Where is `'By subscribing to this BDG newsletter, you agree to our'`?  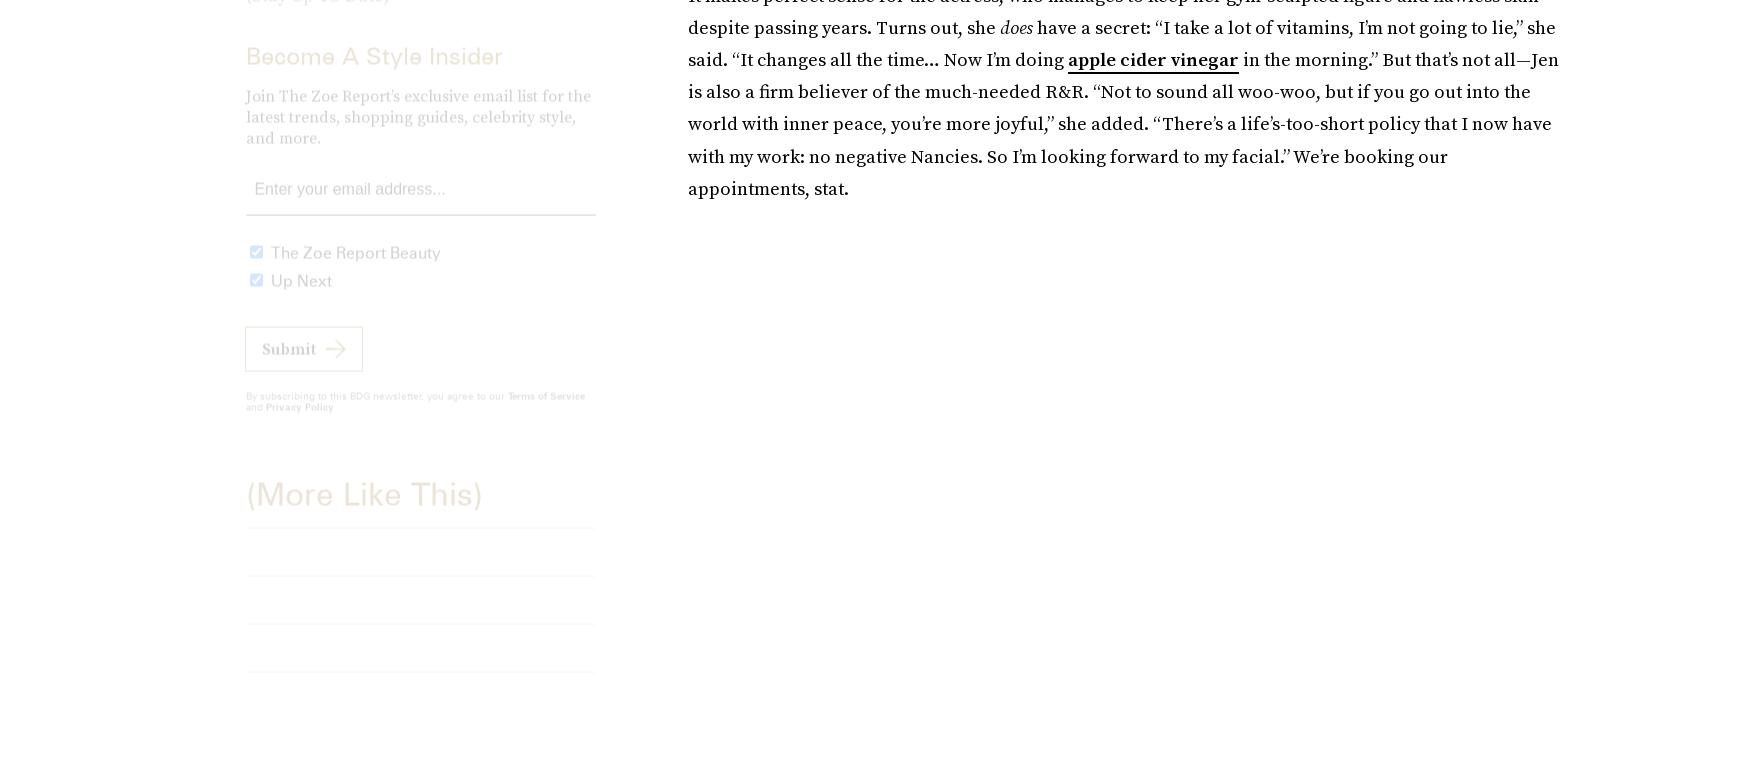
'By subscribing to this BDG newsletter, you agree to our' is located at coordinates (375, 410).